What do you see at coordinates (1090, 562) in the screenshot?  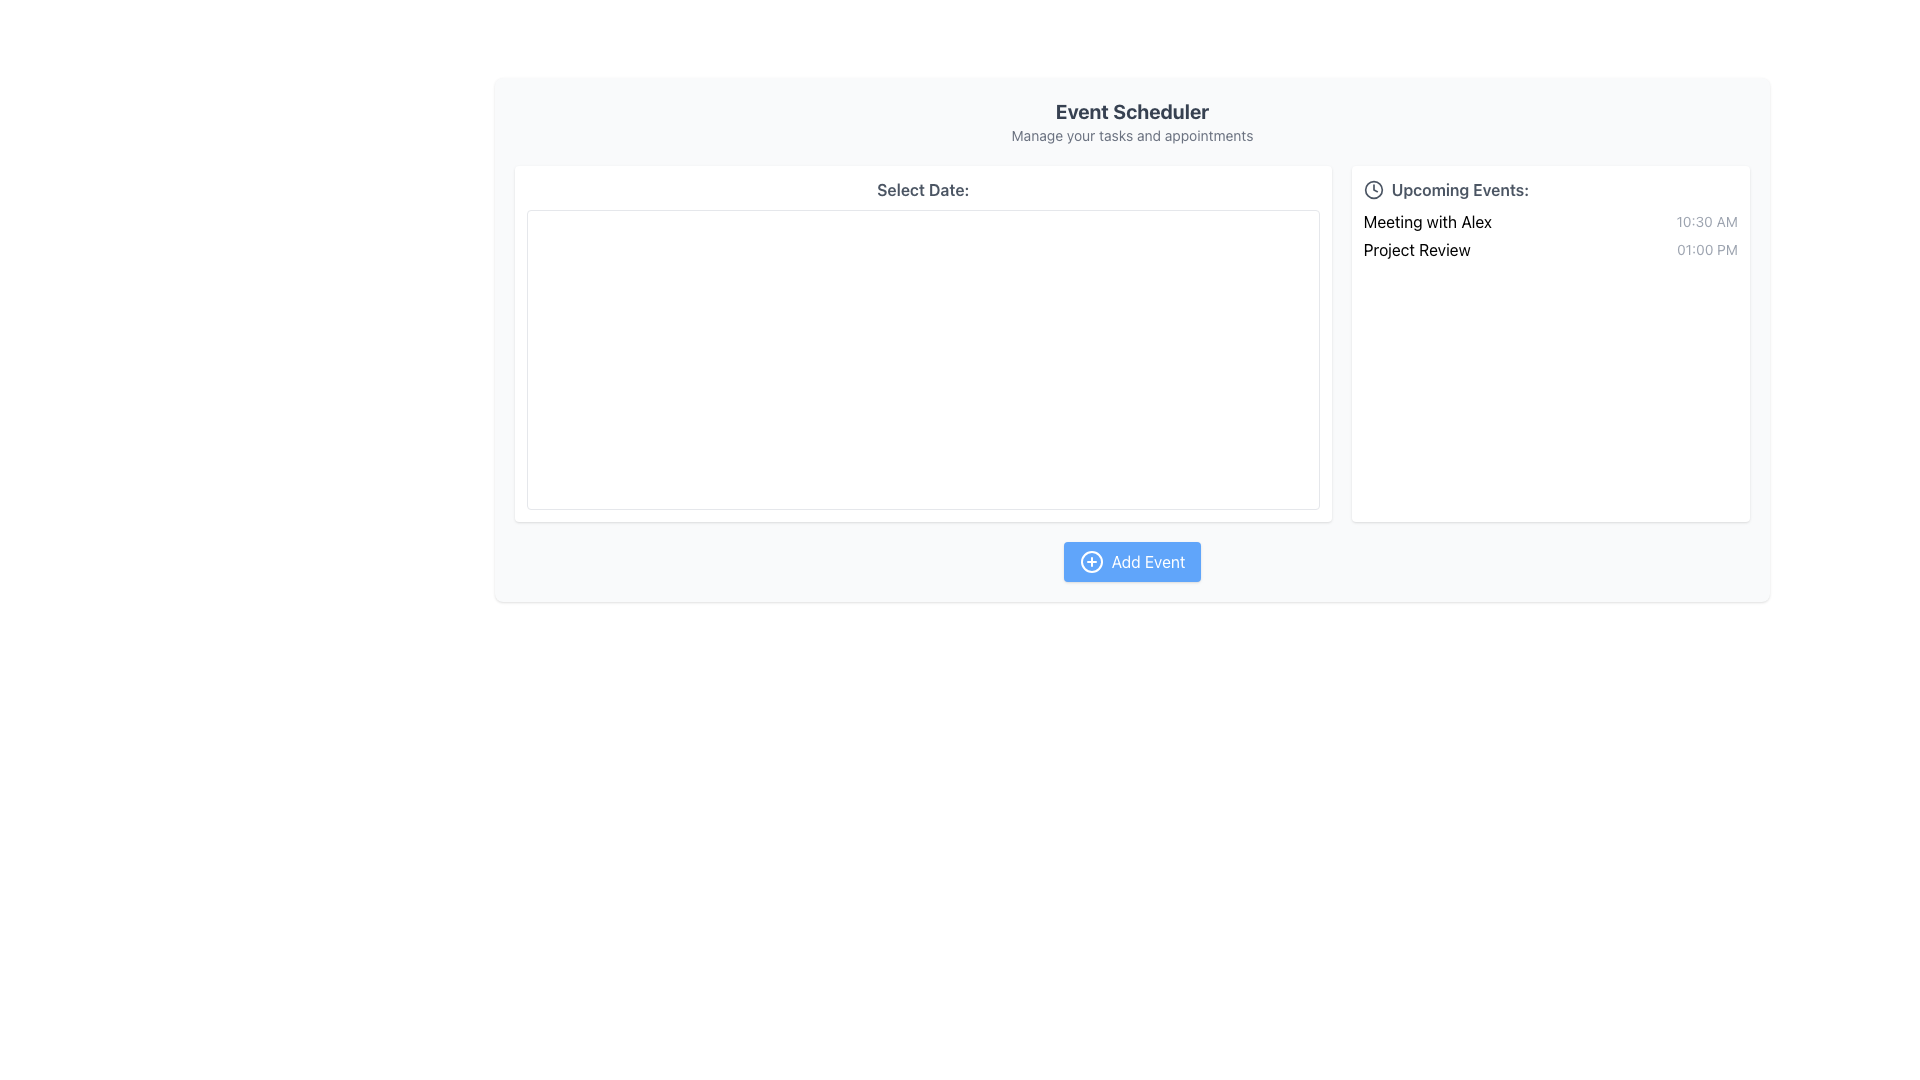 I see `the 'Add Event' icon located to the left of the 'Add Event' text within the button in the lower middle section of the application interface` at bounding box center [1090, 562].